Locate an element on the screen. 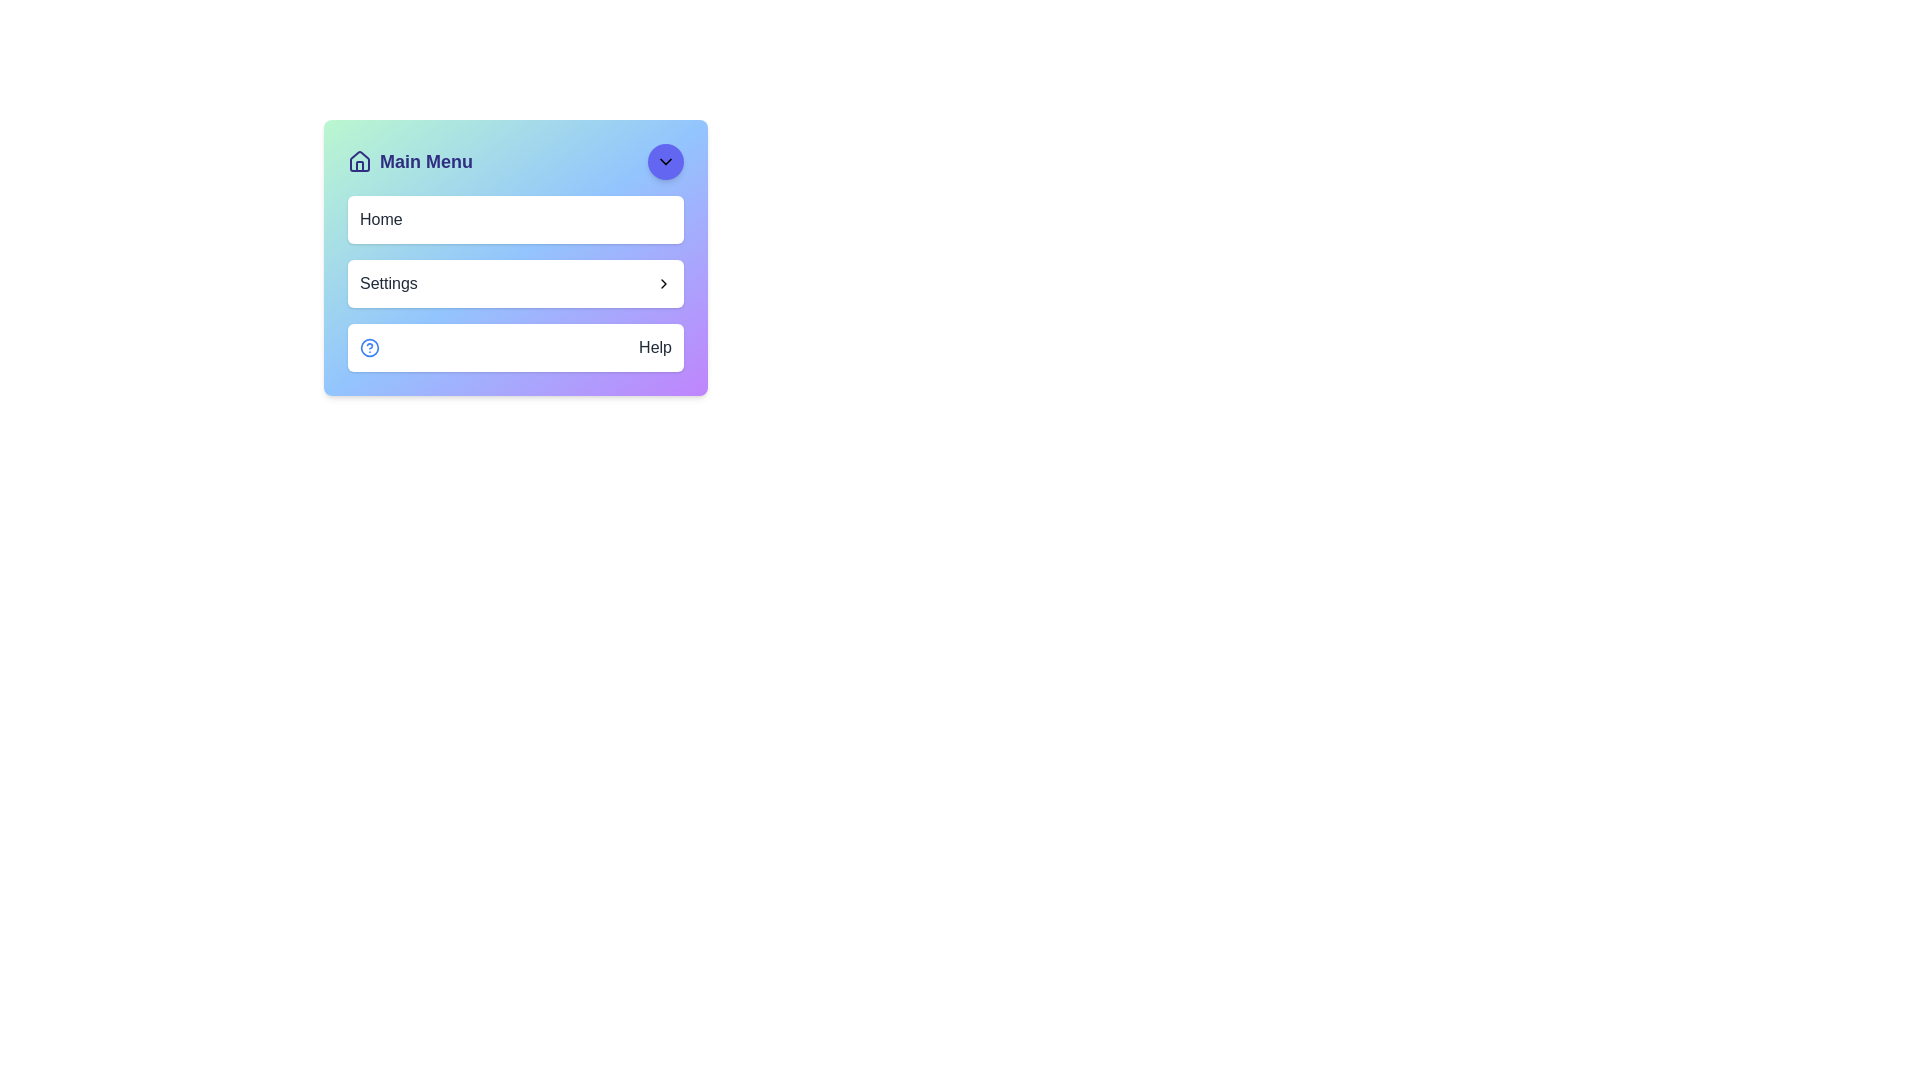 This screenshot has width=1920, height=1080. the 'Home' navigation label, which is displayed in a medium-weight dark gray font on a white rounded rectangular background within the main menu is located at coordinates (381, 219).